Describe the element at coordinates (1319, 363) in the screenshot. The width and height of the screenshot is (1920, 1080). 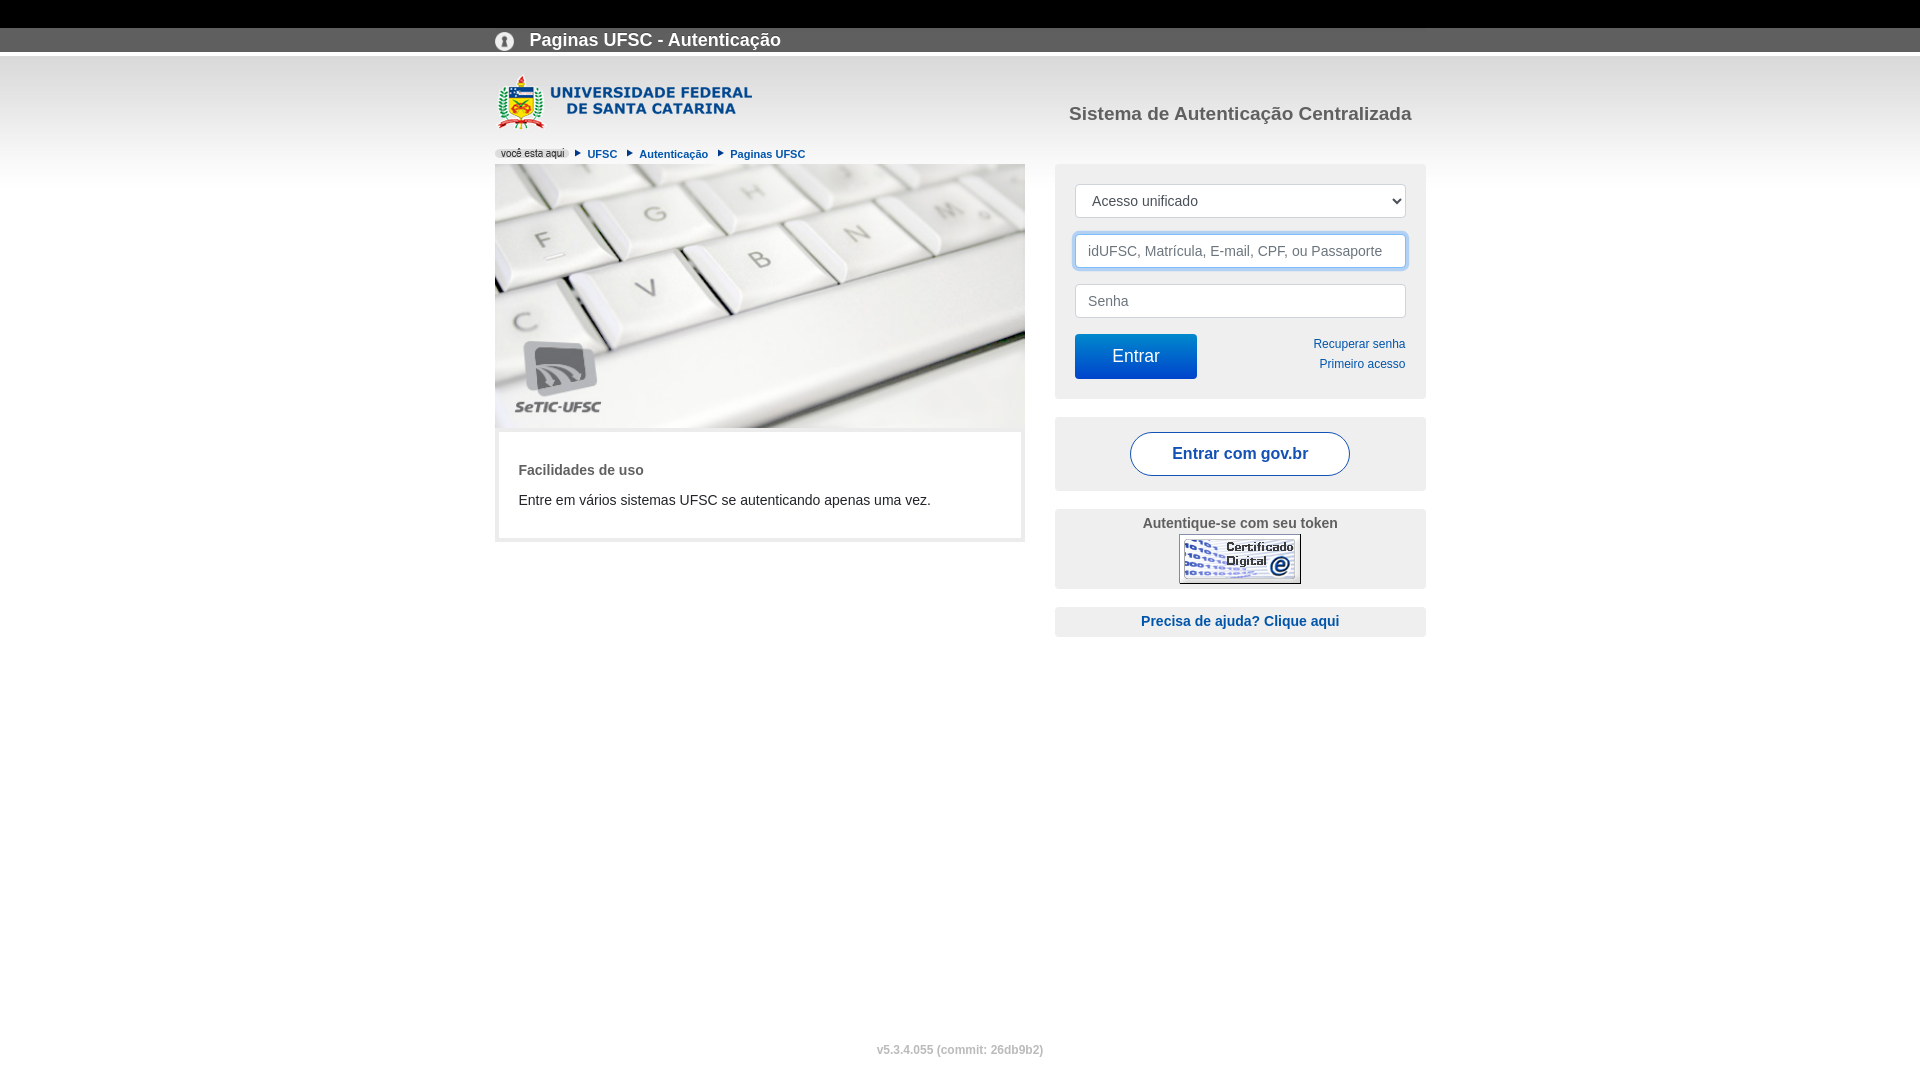
I see `'Primeiro acesso'` at that location.